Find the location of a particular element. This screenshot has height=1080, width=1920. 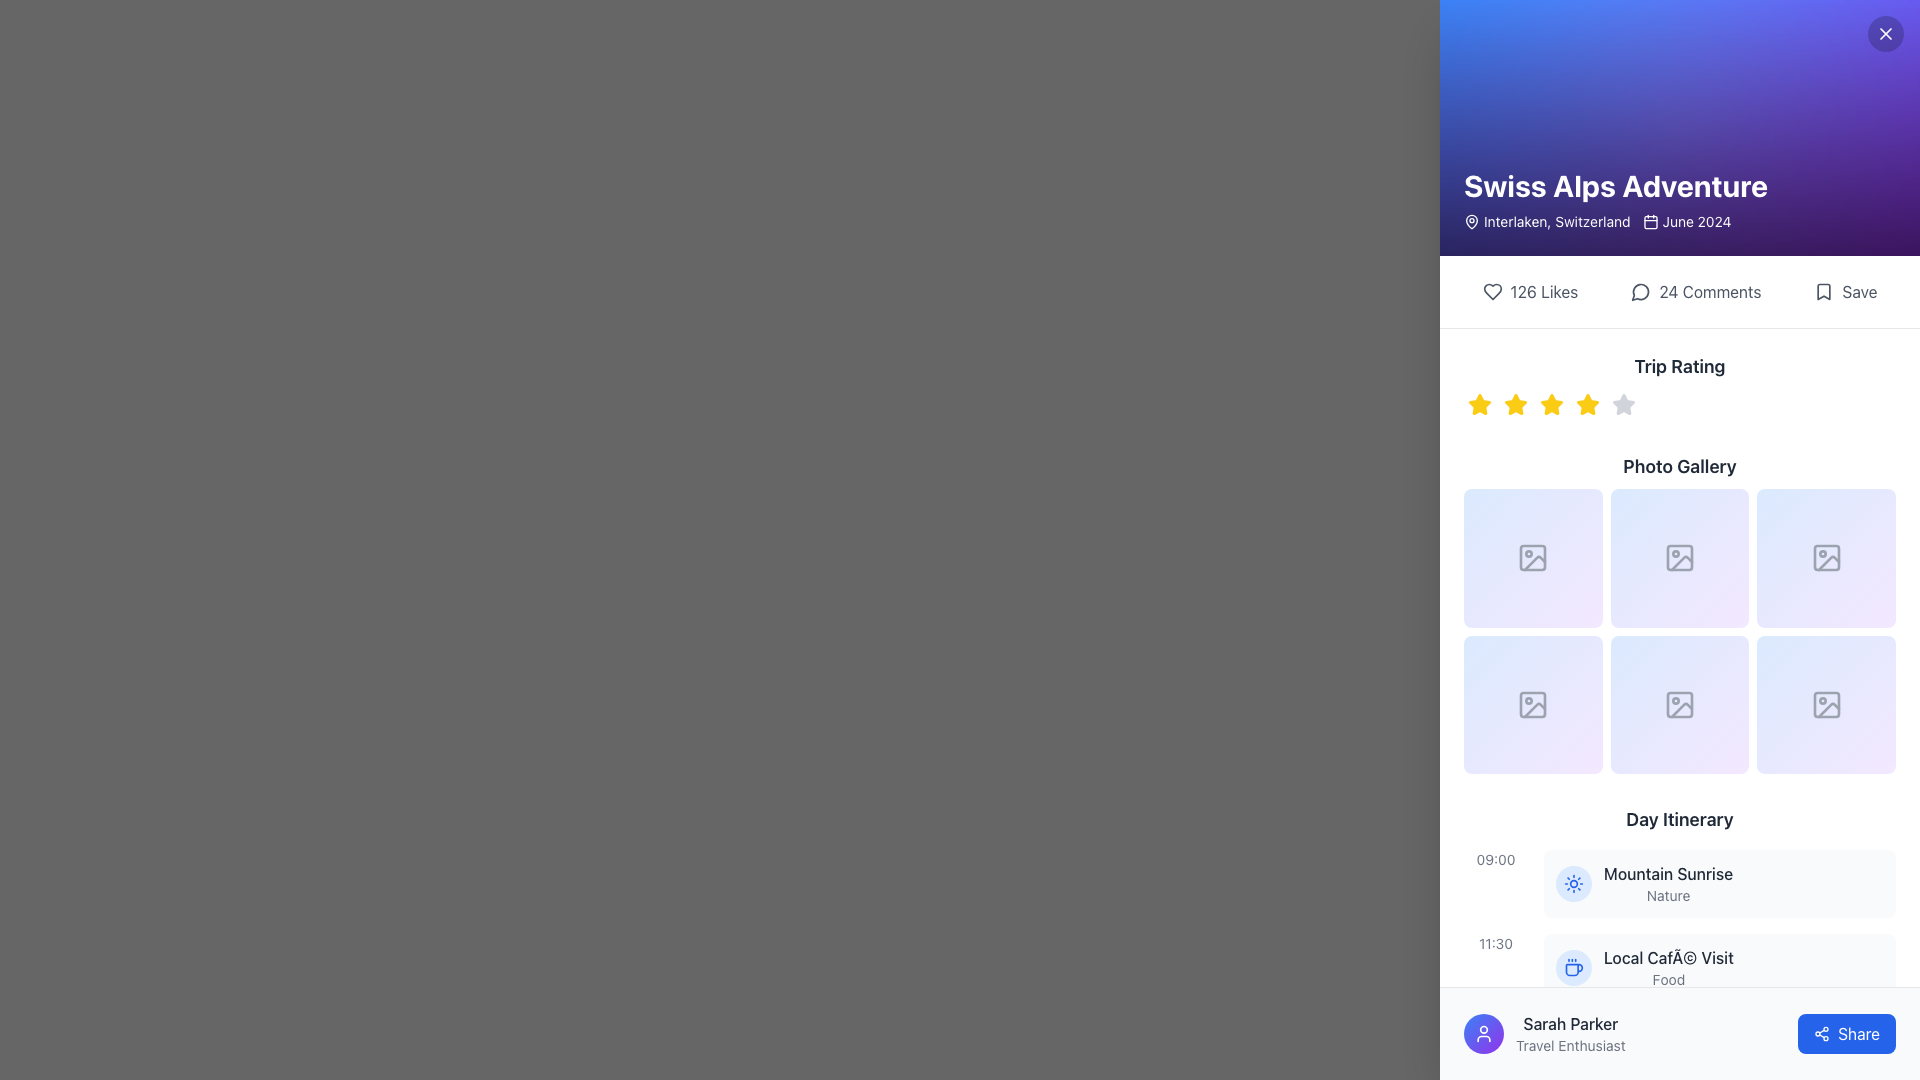

the first star icon in the rating system located under the 'Trip Rating' label in the sidebar to rate it is located at coordinates (1479, 405).